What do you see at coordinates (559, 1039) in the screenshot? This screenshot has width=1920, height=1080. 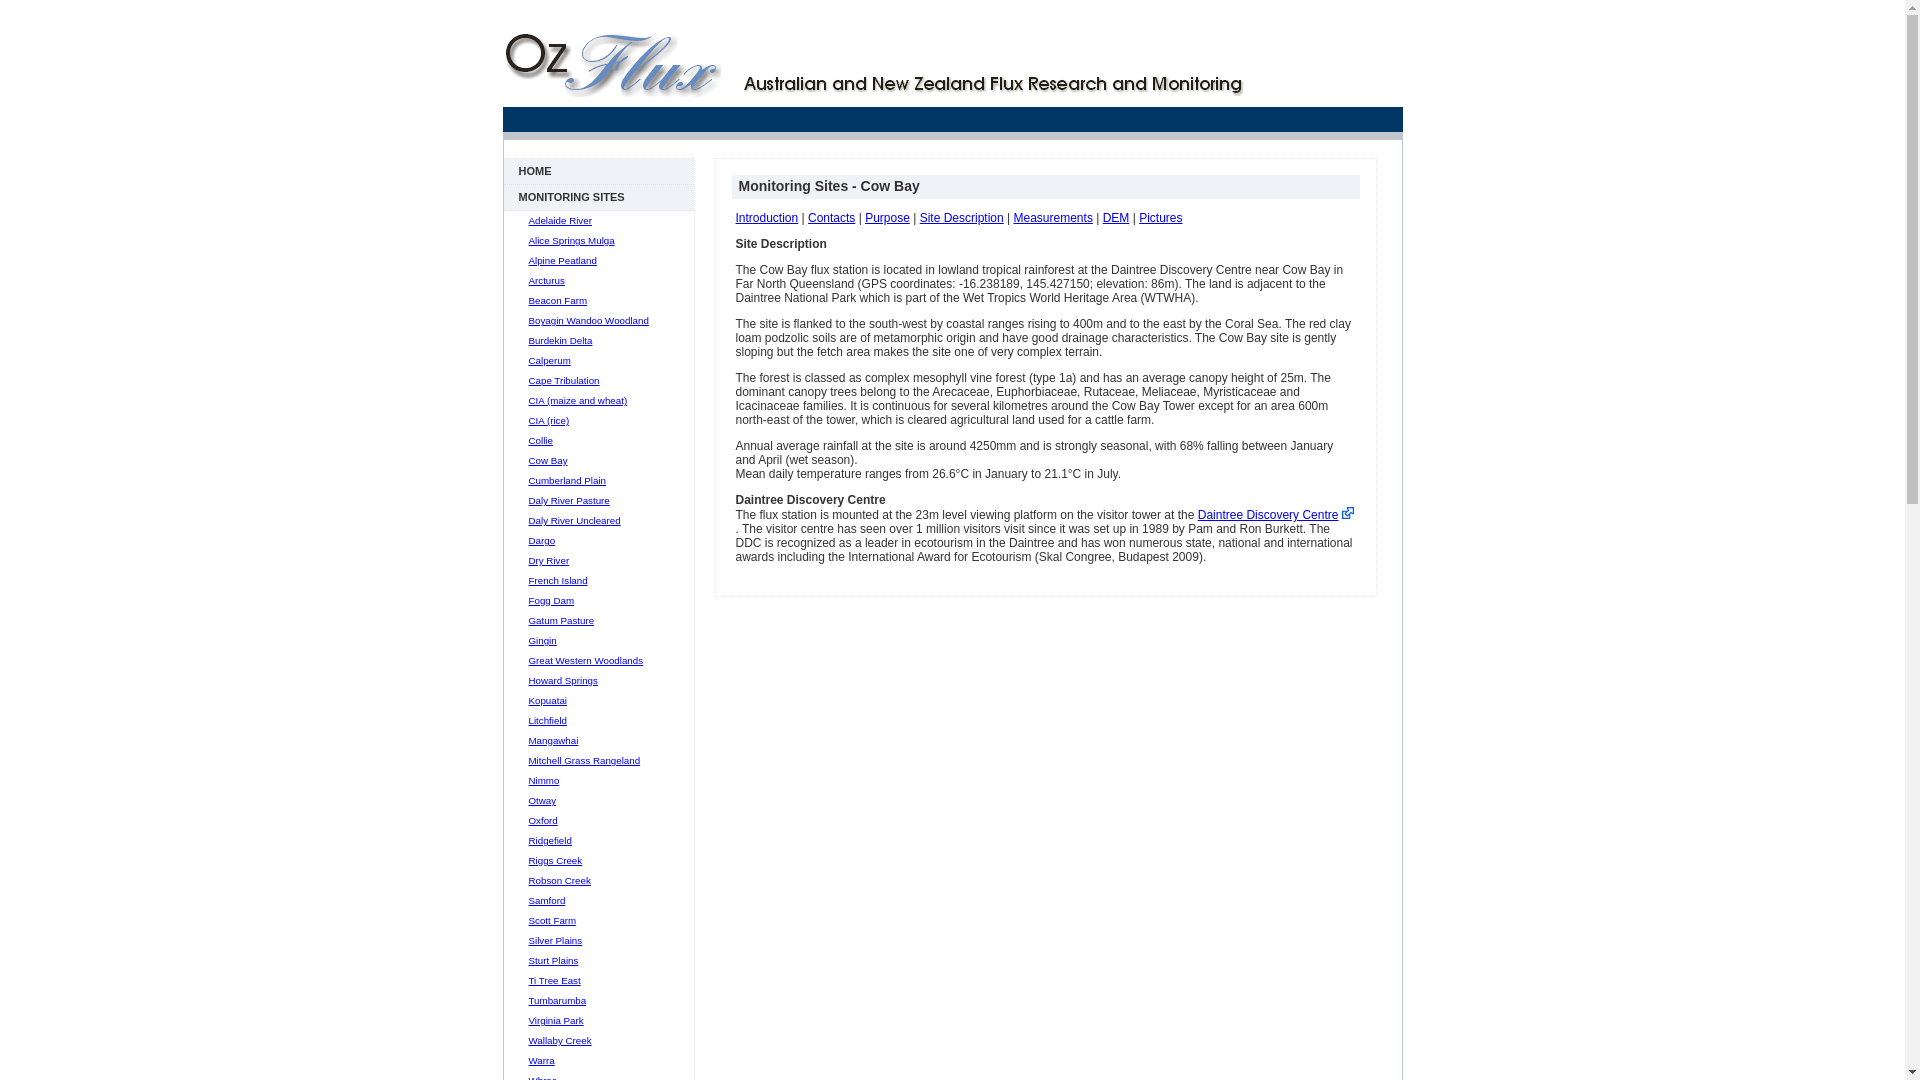 I see `'Wallaby Creek'` at bounding box center [559, 1039].